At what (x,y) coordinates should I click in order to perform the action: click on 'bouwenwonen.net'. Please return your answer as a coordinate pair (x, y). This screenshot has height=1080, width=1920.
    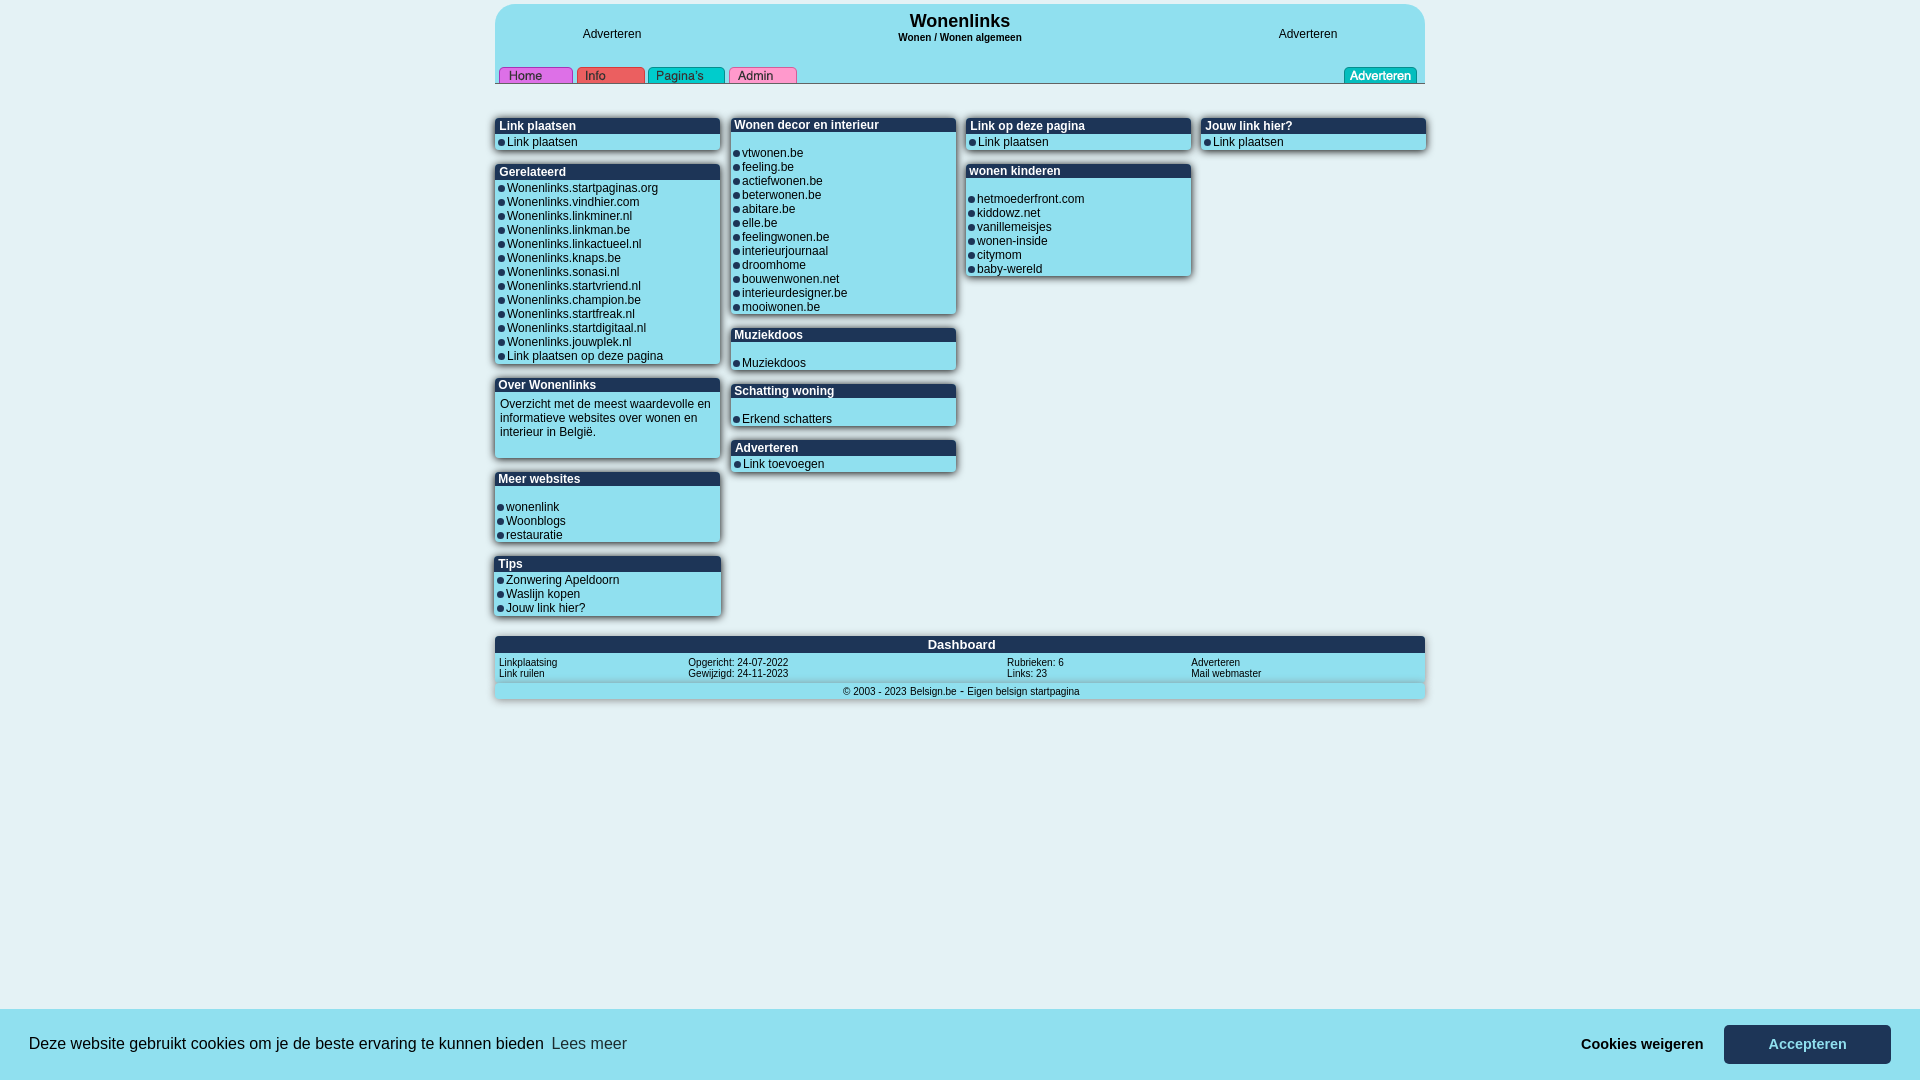
    Looking at the image, I should click on (789, 278).